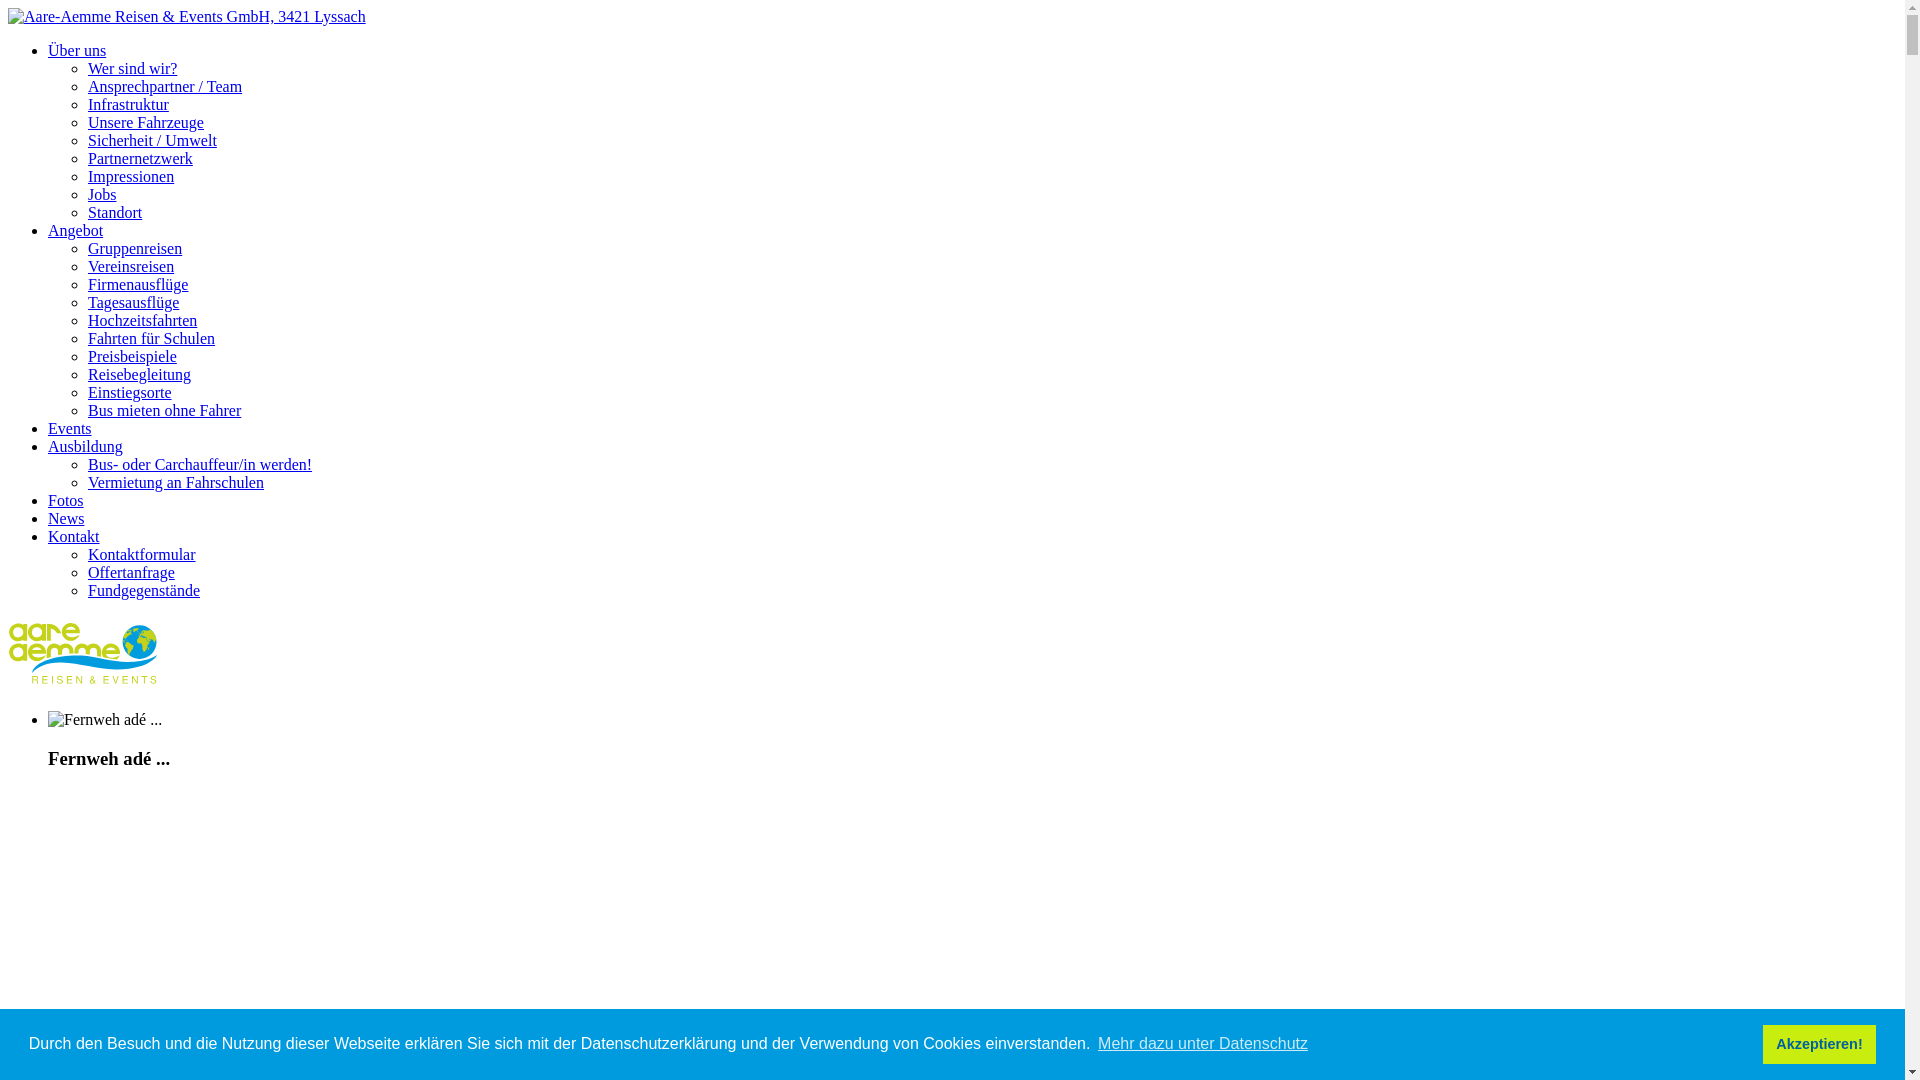 The height and width of the screenshot is (1080, 1920). I want to click on 'Unsere Fahrzeuge', so click(144, 122).